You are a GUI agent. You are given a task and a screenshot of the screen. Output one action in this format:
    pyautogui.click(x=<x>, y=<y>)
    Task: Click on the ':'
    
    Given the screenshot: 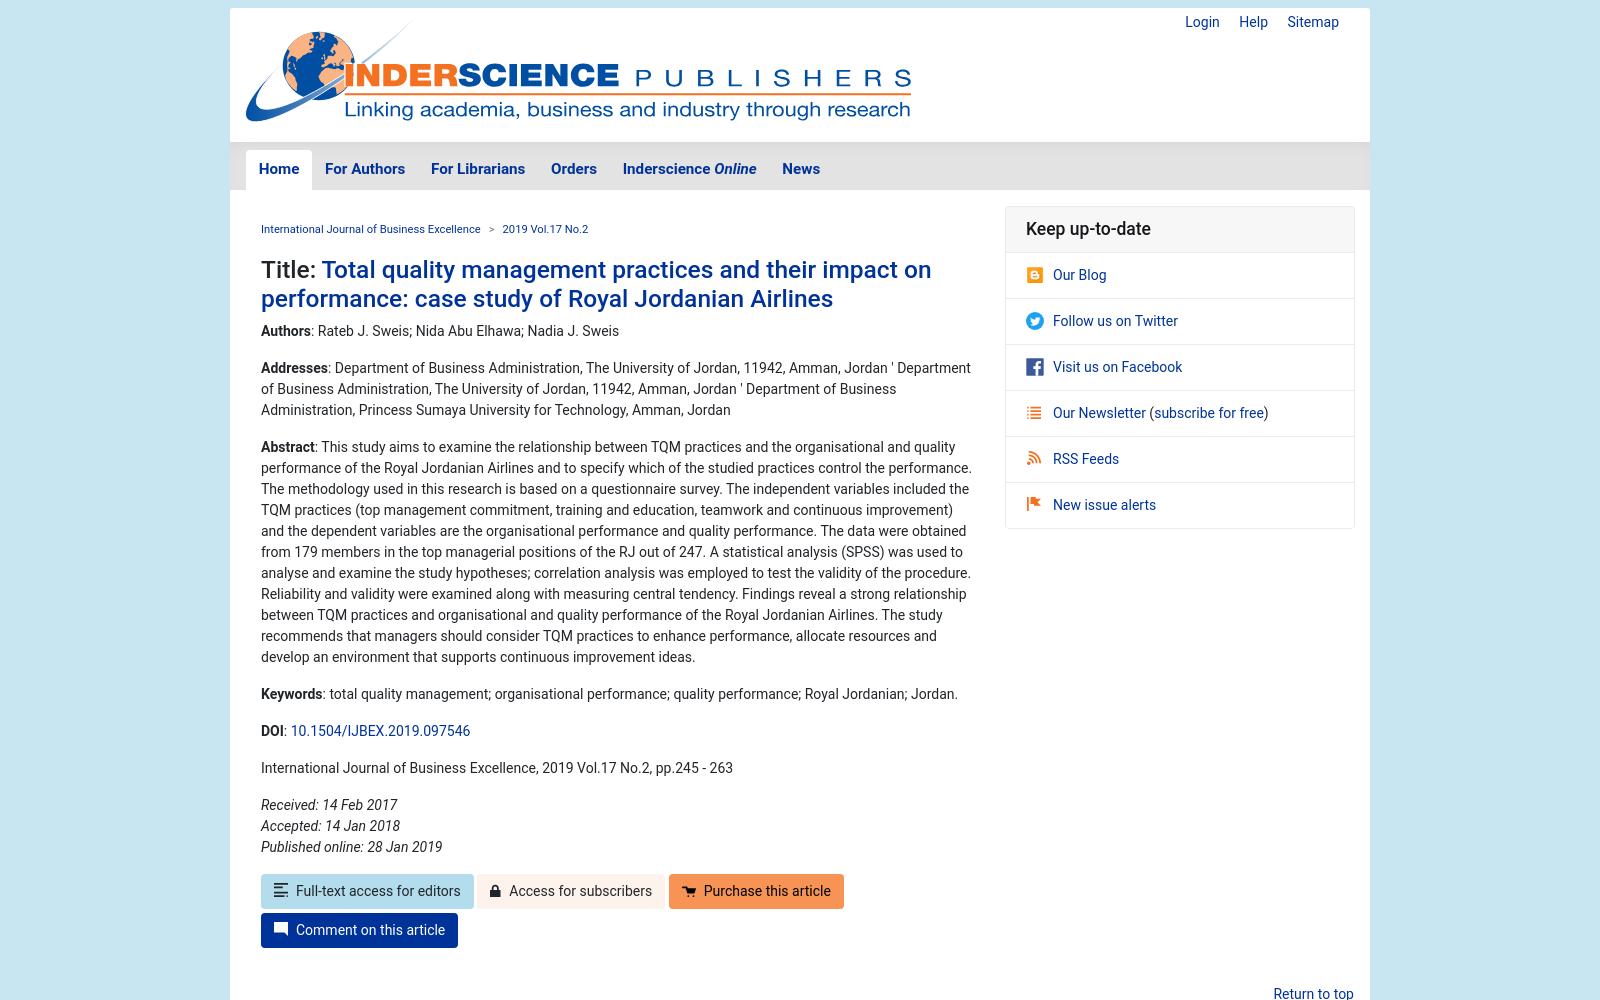 What is the action you would take?
    pyautogui.click(x=286, y=730)
    